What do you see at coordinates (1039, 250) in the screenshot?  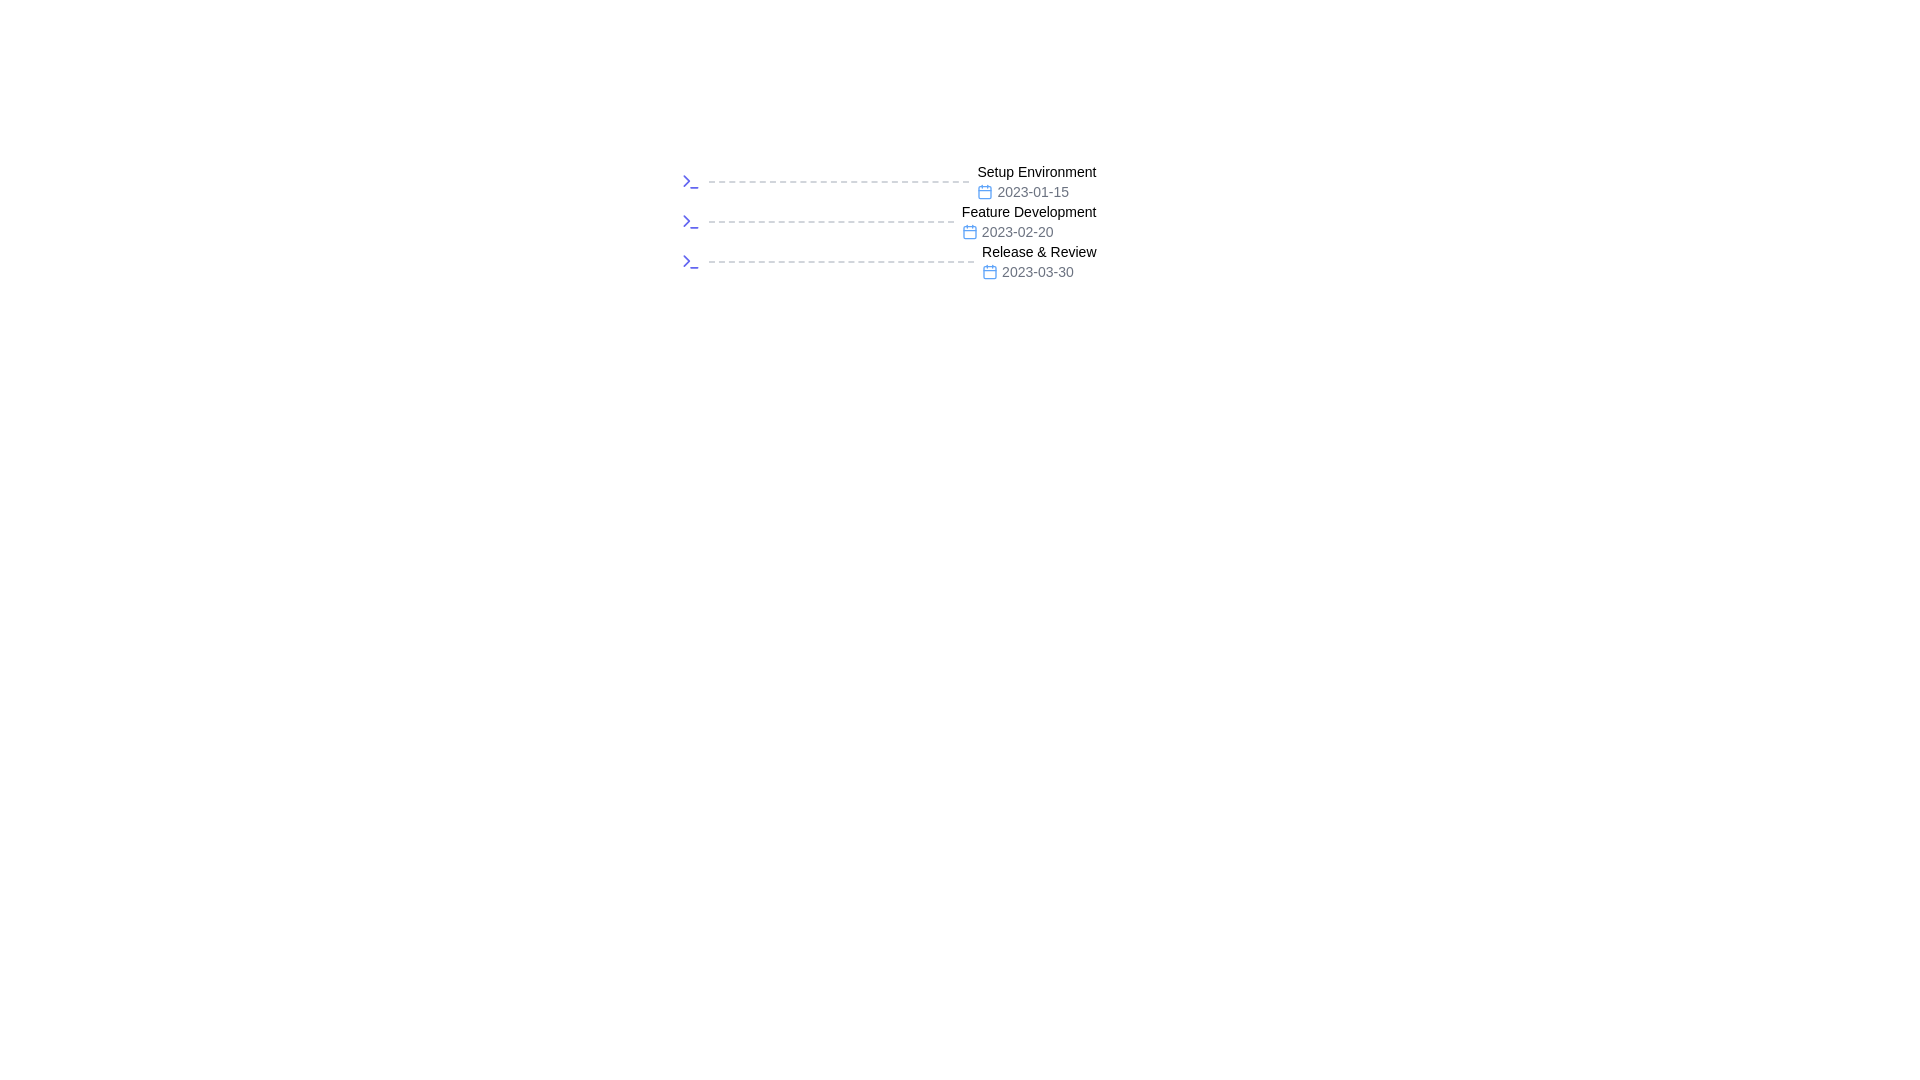 I see `the text label indicating the 'Release & Review' phase located at the bottom right quadrant of the interface` at bounding box center [1039, 250].